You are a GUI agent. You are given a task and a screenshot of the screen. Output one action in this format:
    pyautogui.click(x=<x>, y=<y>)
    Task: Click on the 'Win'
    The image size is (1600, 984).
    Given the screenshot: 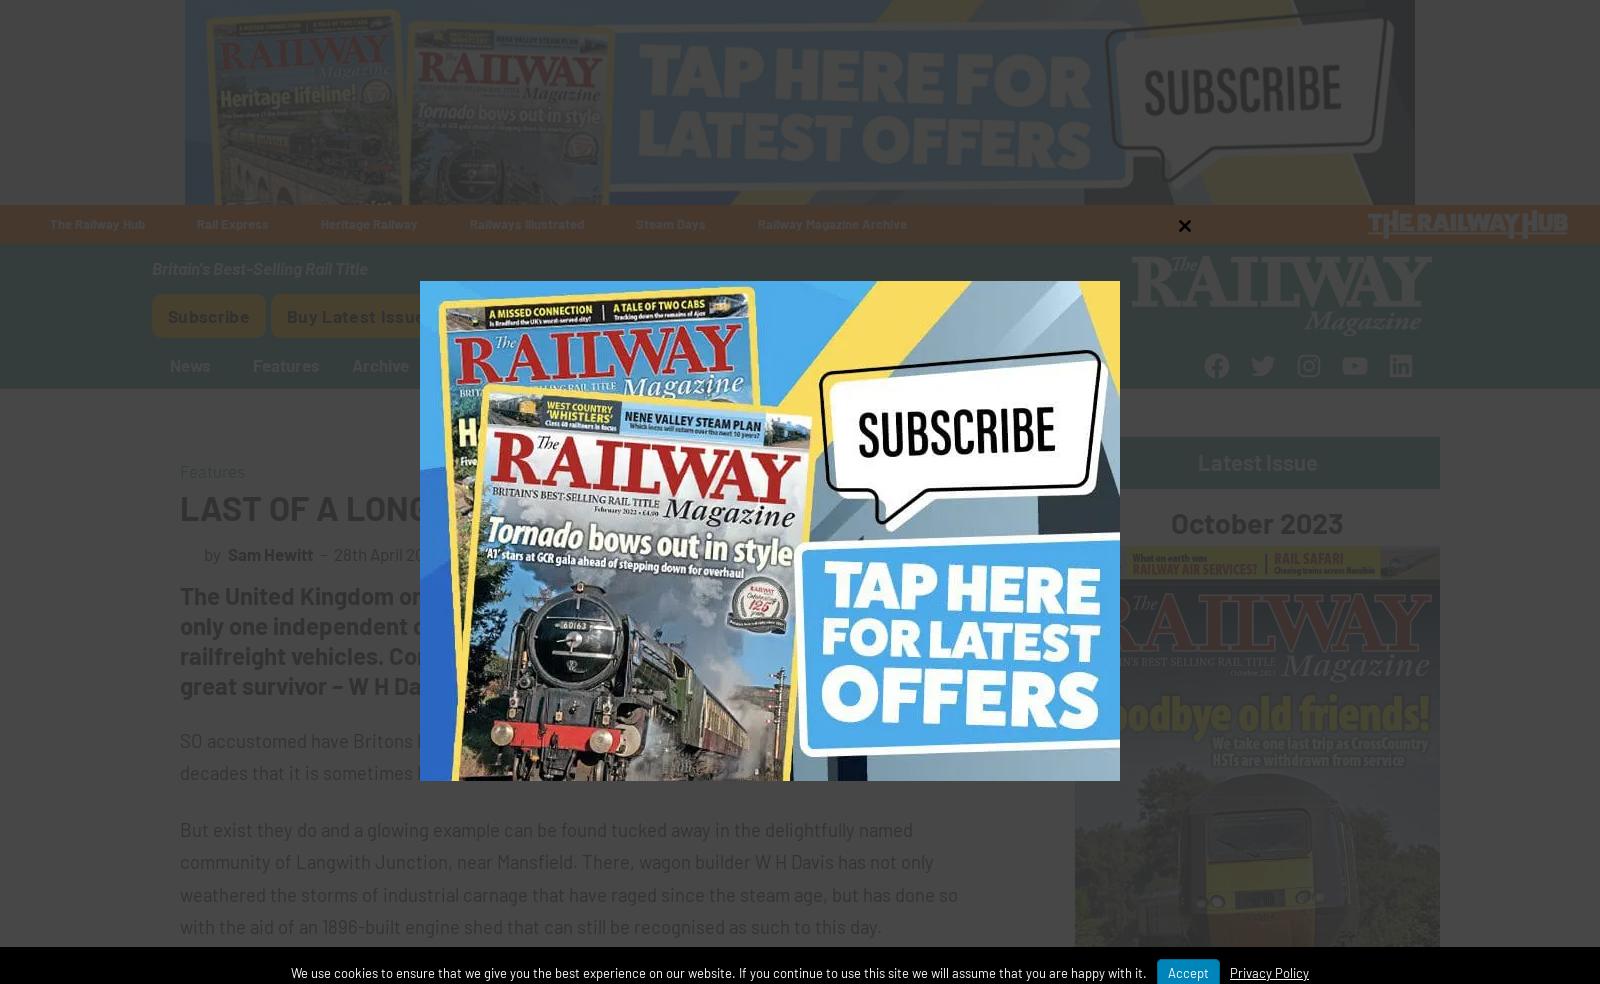 What is the action you would take?
    pyautogui.click(x=720, y=363)
    